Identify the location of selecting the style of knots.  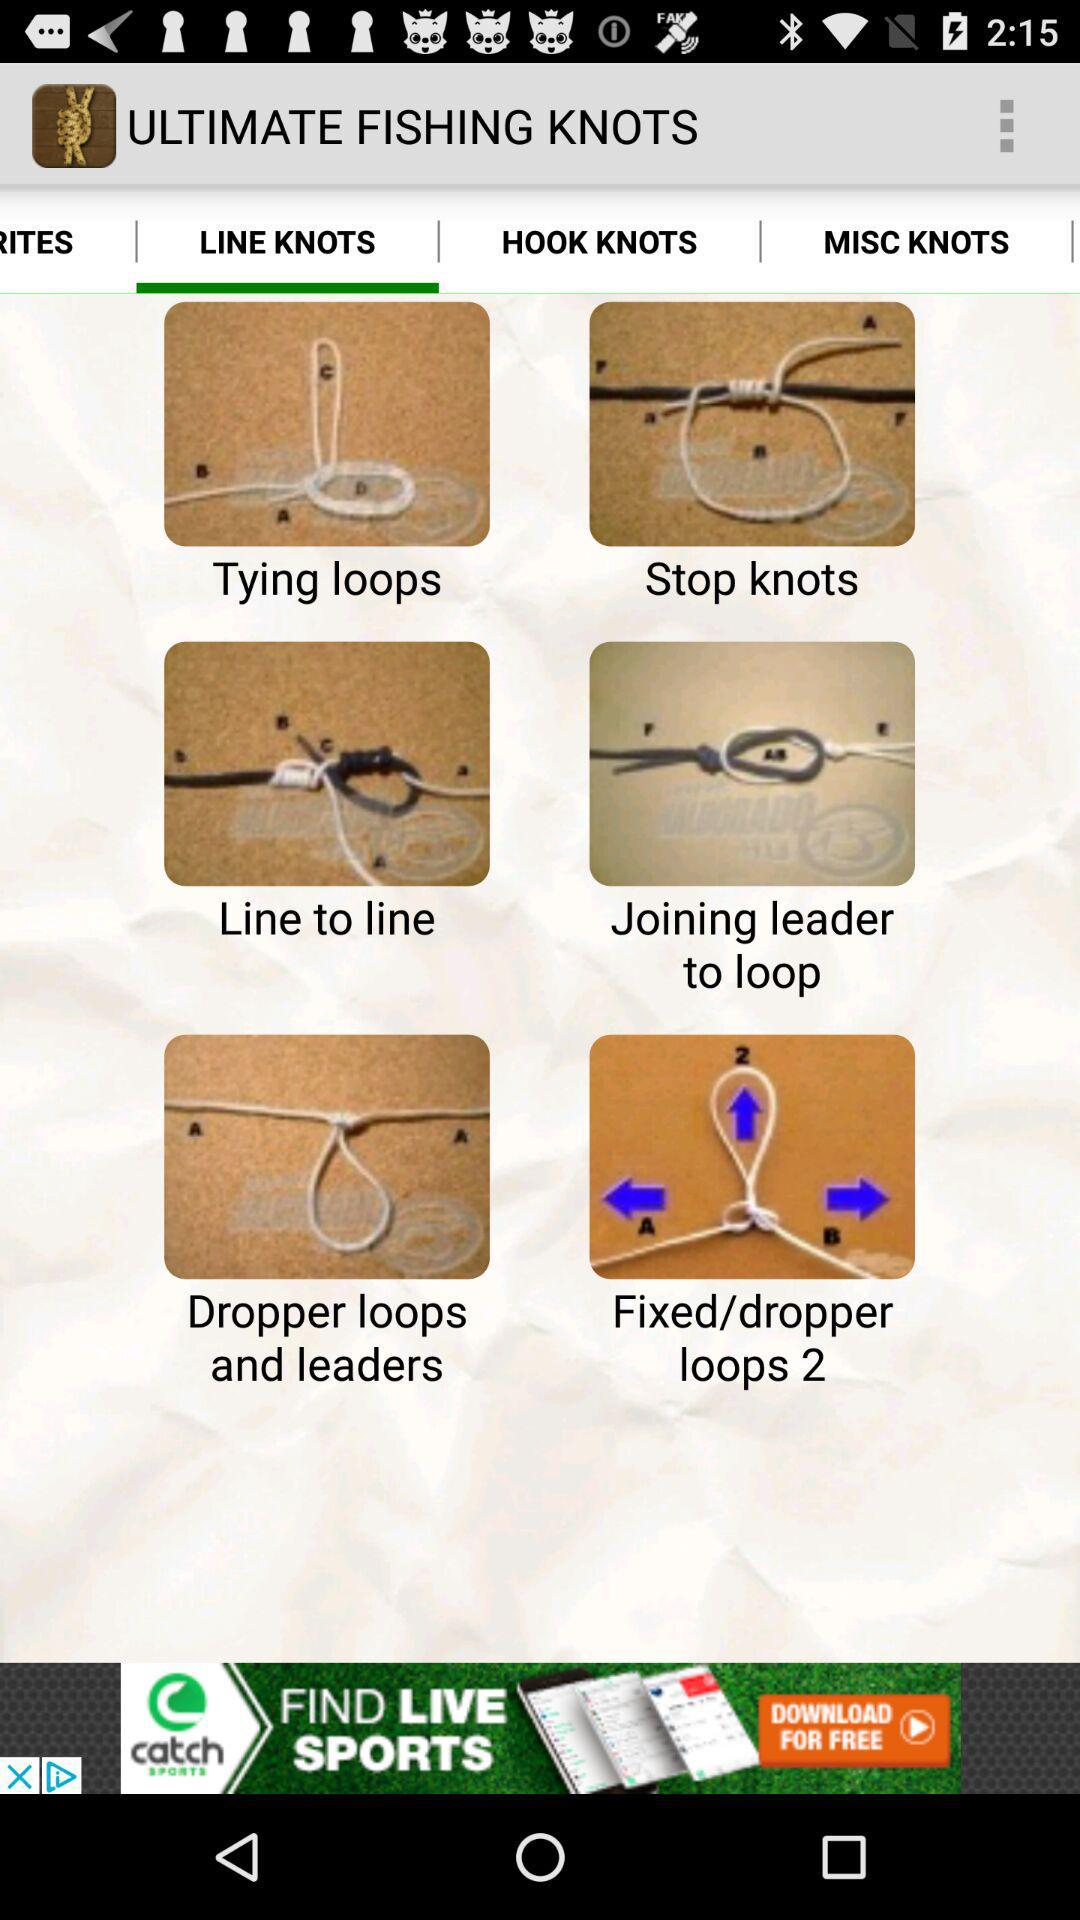
(326, 1156).